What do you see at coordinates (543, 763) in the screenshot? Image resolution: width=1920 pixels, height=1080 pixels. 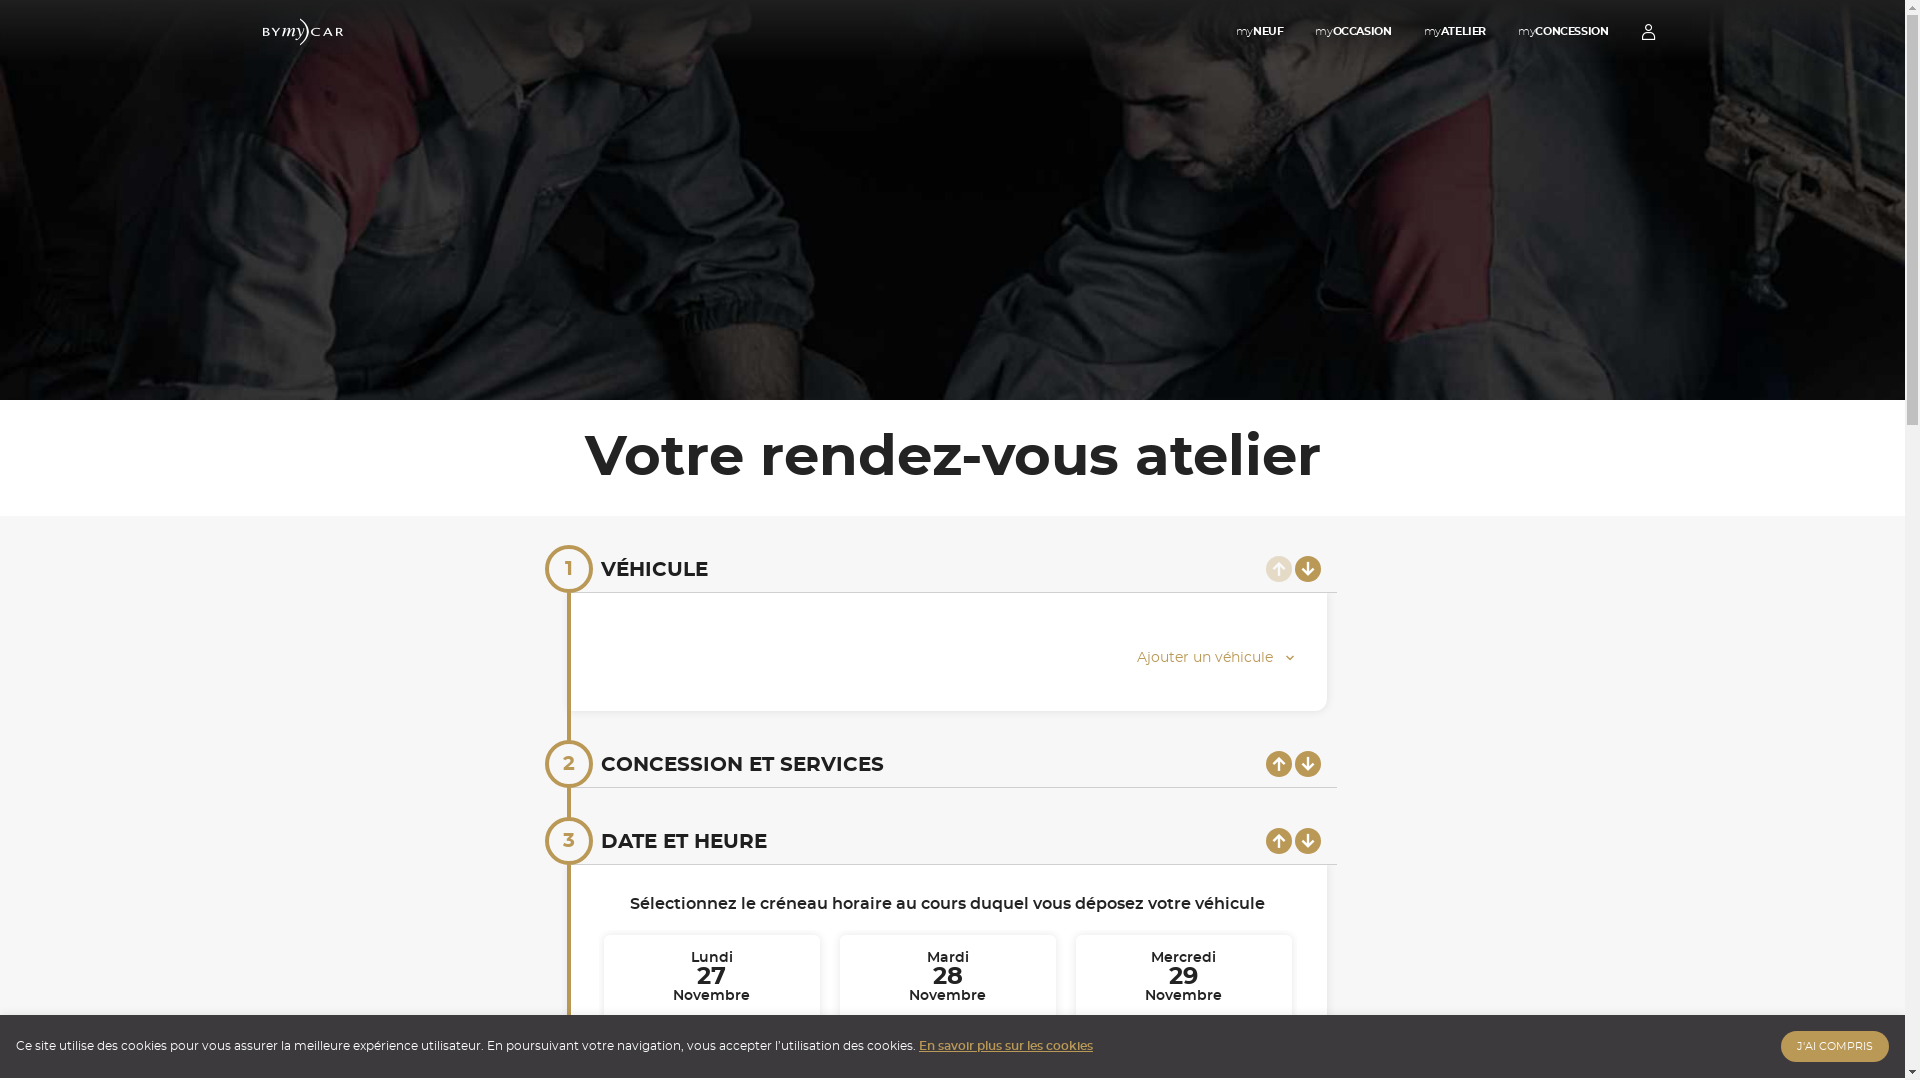 I see `'2'` at bounding box center [543, 763].